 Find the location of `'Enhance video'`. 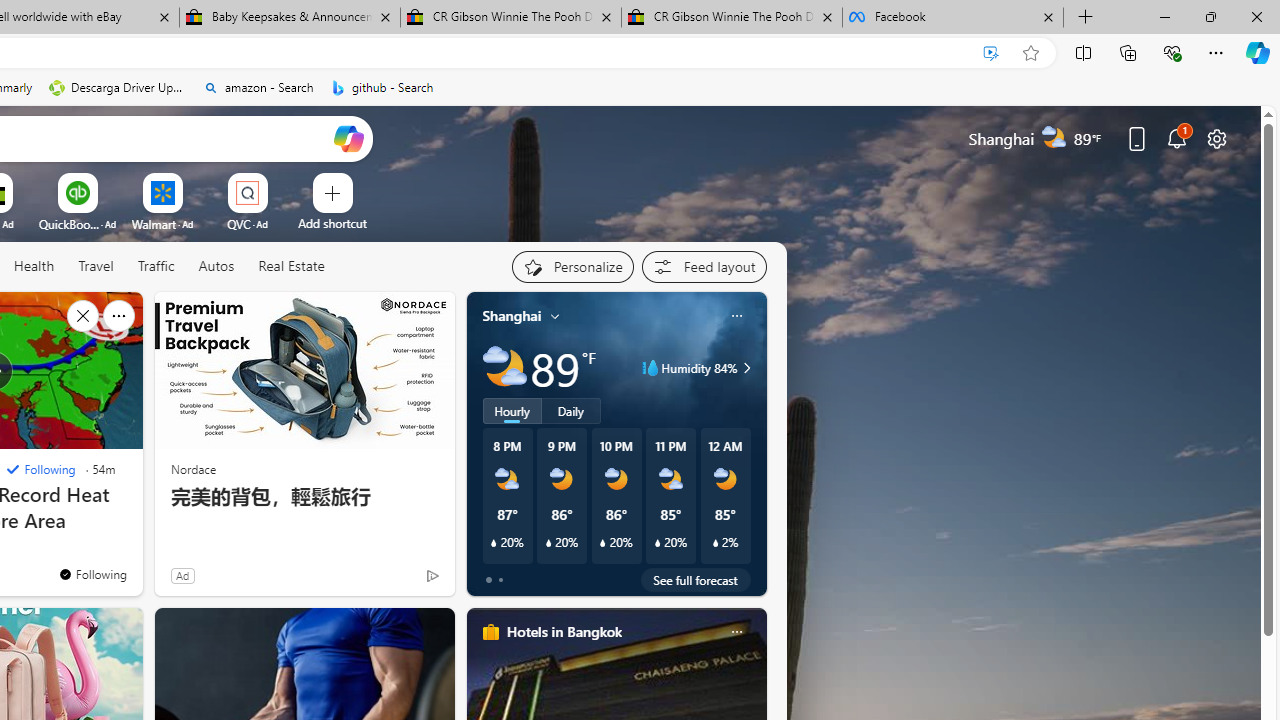

'Enhance video' is located at coordinates (991, 52).